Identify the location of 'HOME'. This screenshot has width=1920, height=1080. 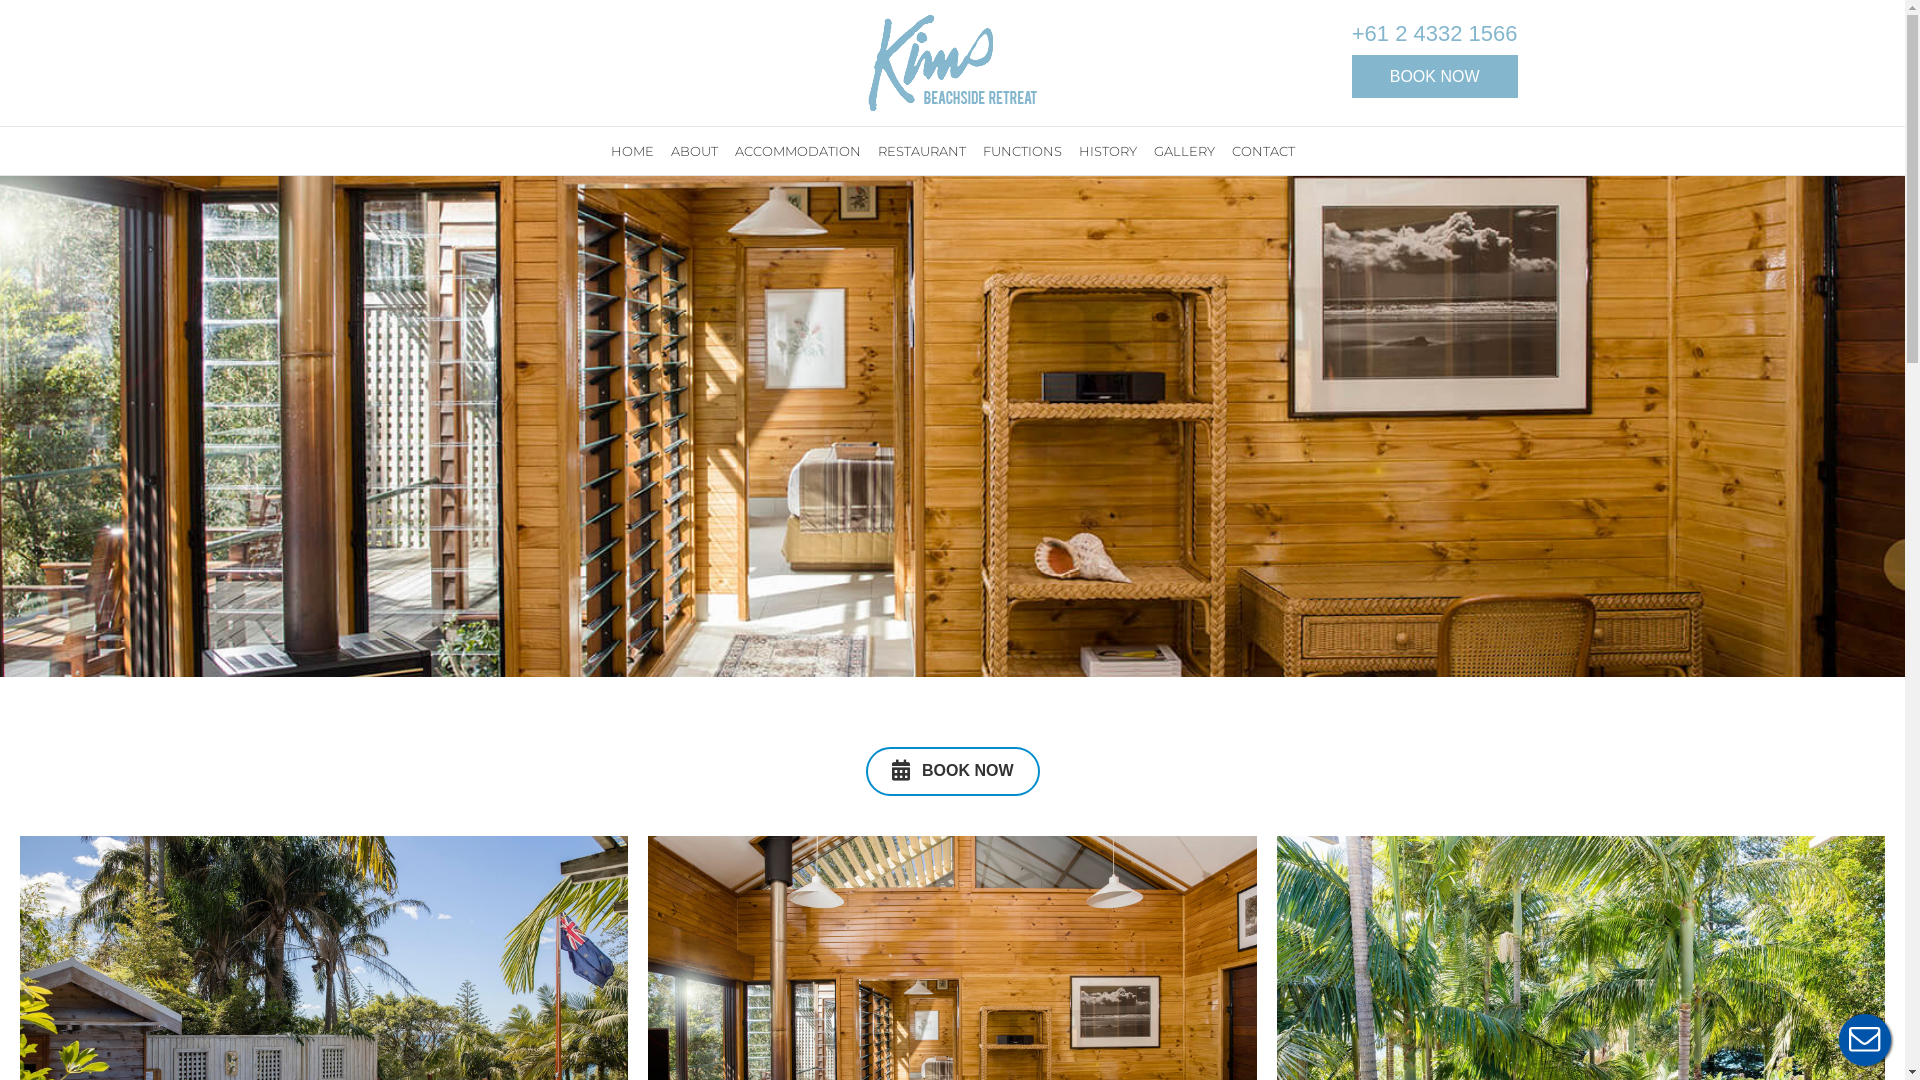
(631, 149).